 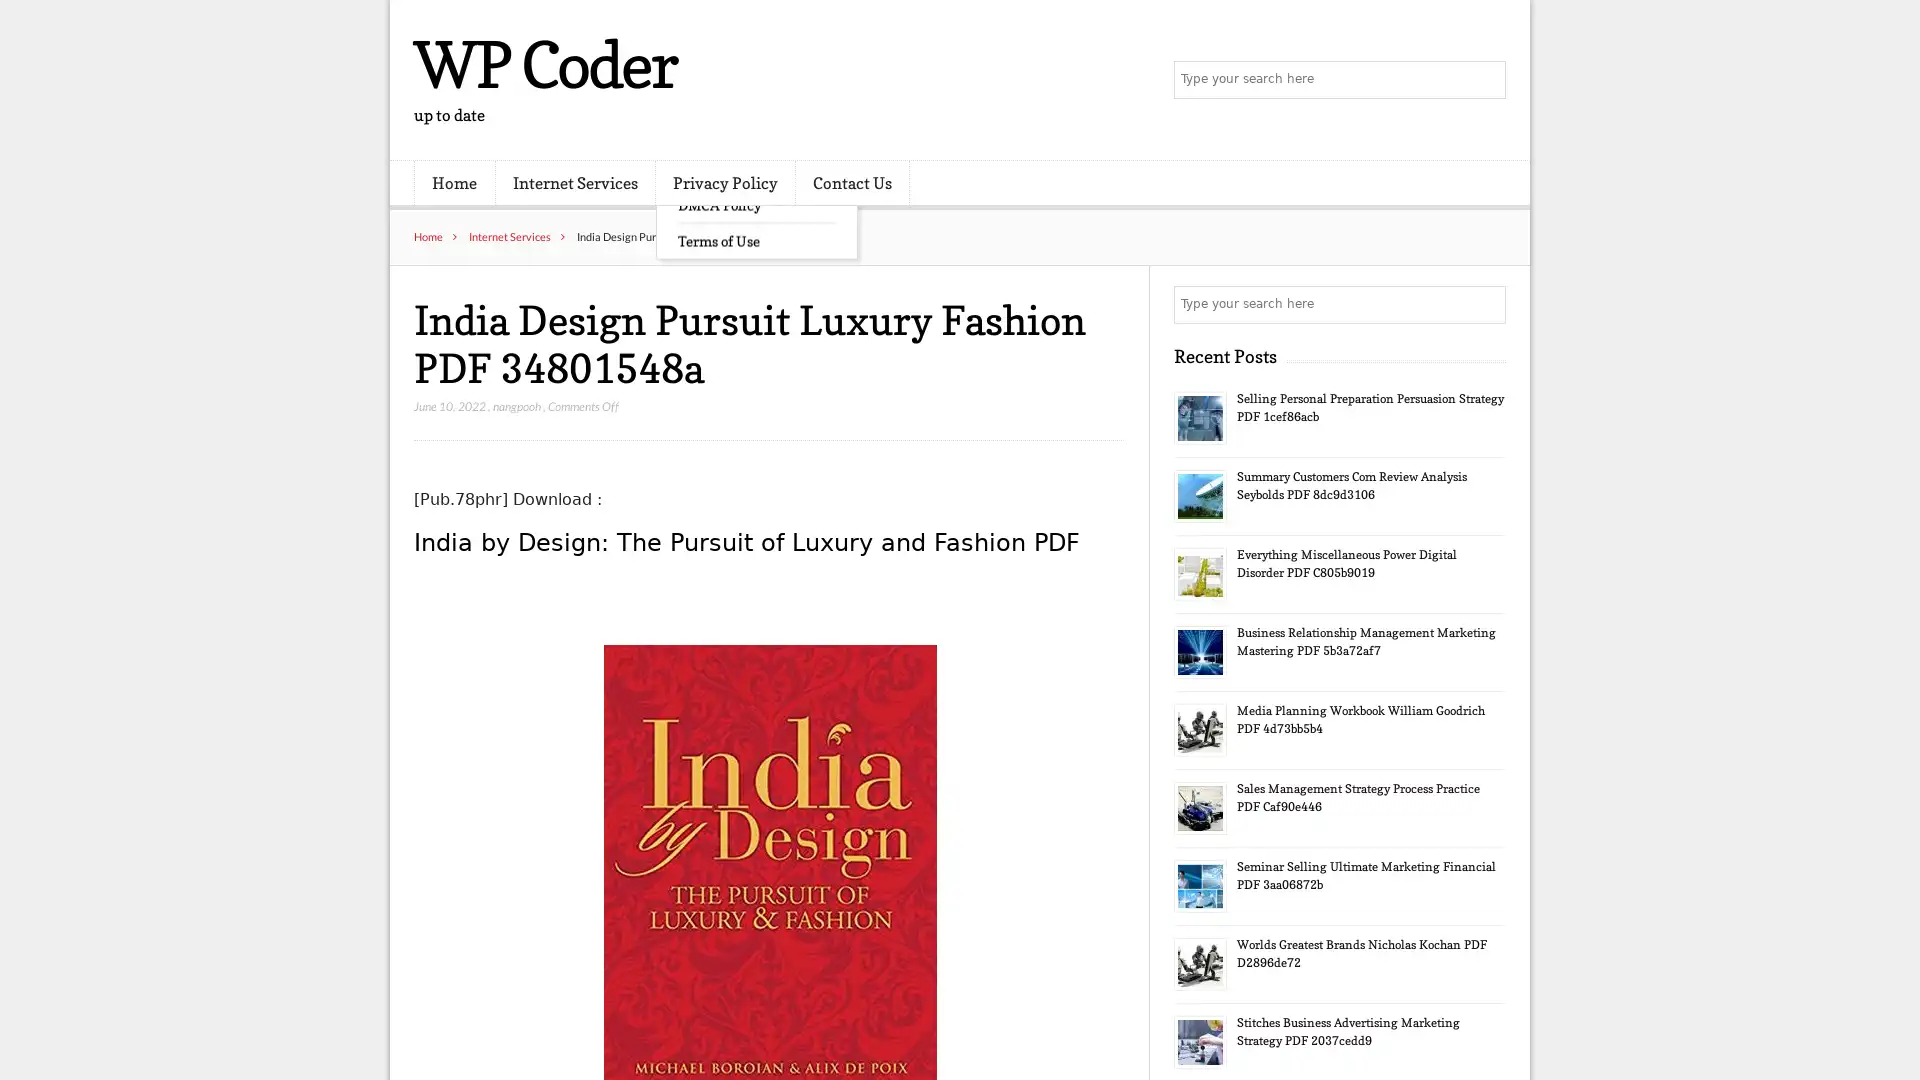 I want to click on Search, so click(x=1485, y=80).